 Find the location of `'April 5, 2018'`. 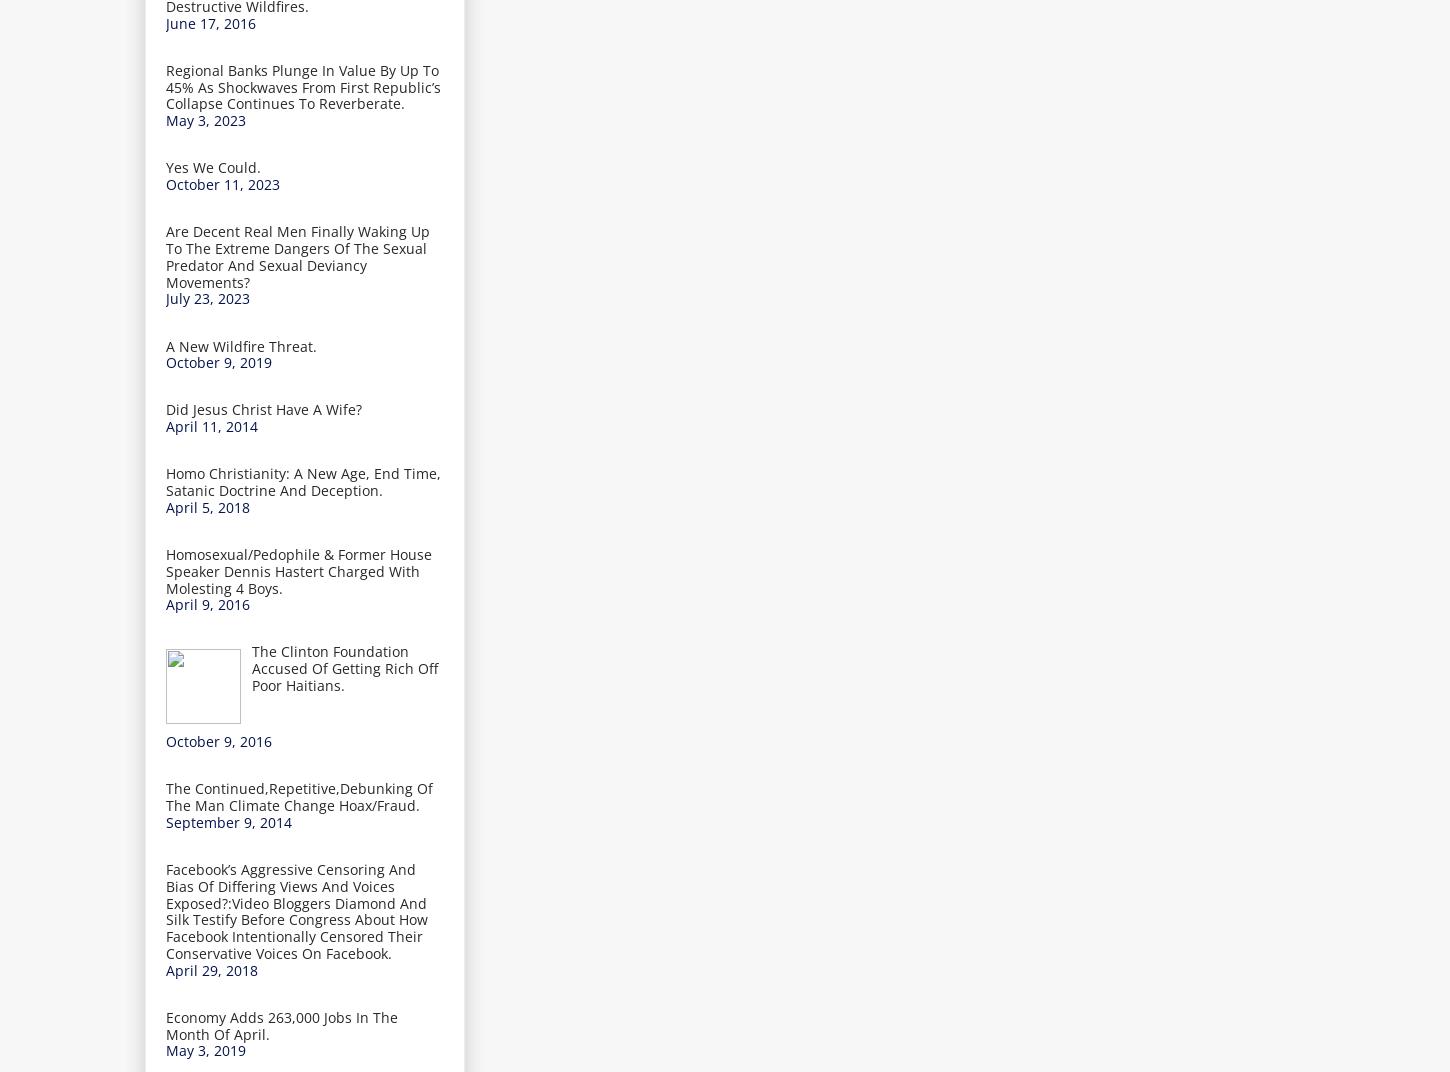

'April 5, 2018' is located at coordinates (206, 506).